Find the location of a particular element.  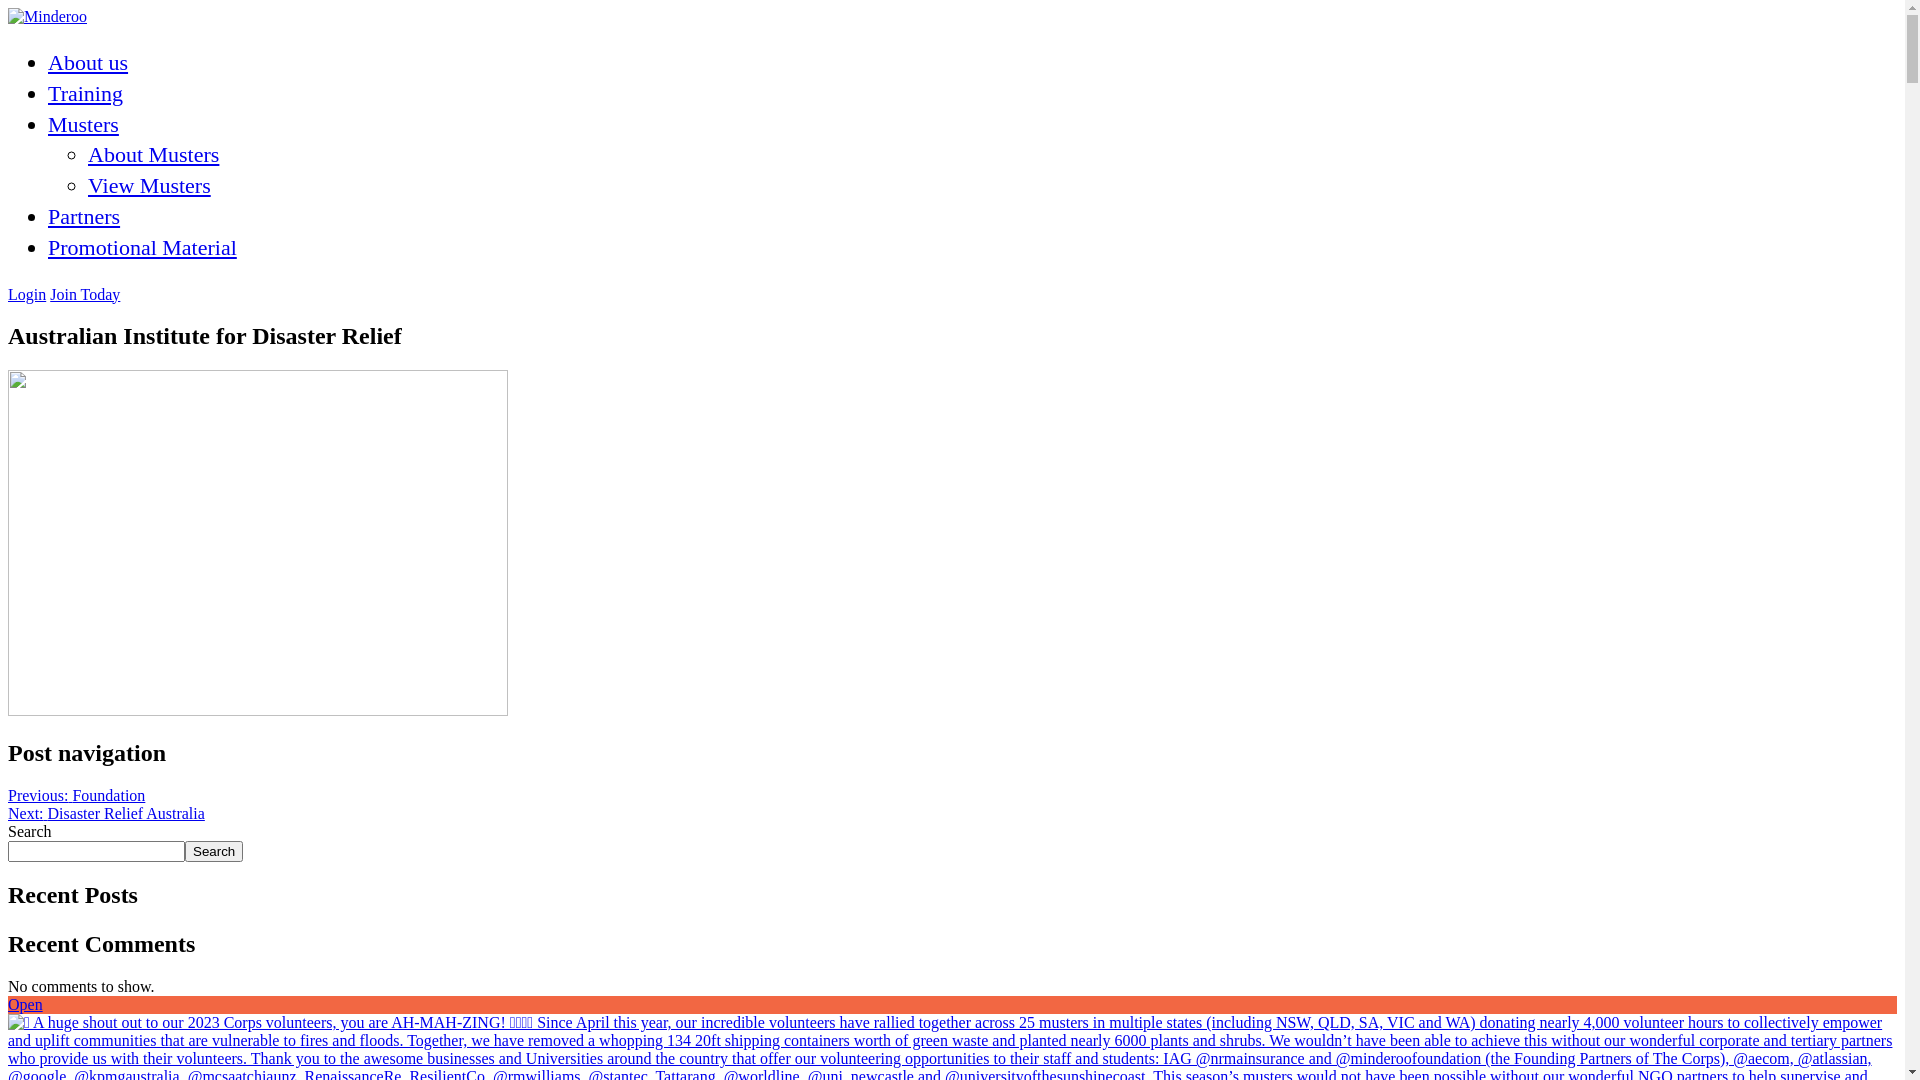

'Training' is located at coordinates (84, 93).